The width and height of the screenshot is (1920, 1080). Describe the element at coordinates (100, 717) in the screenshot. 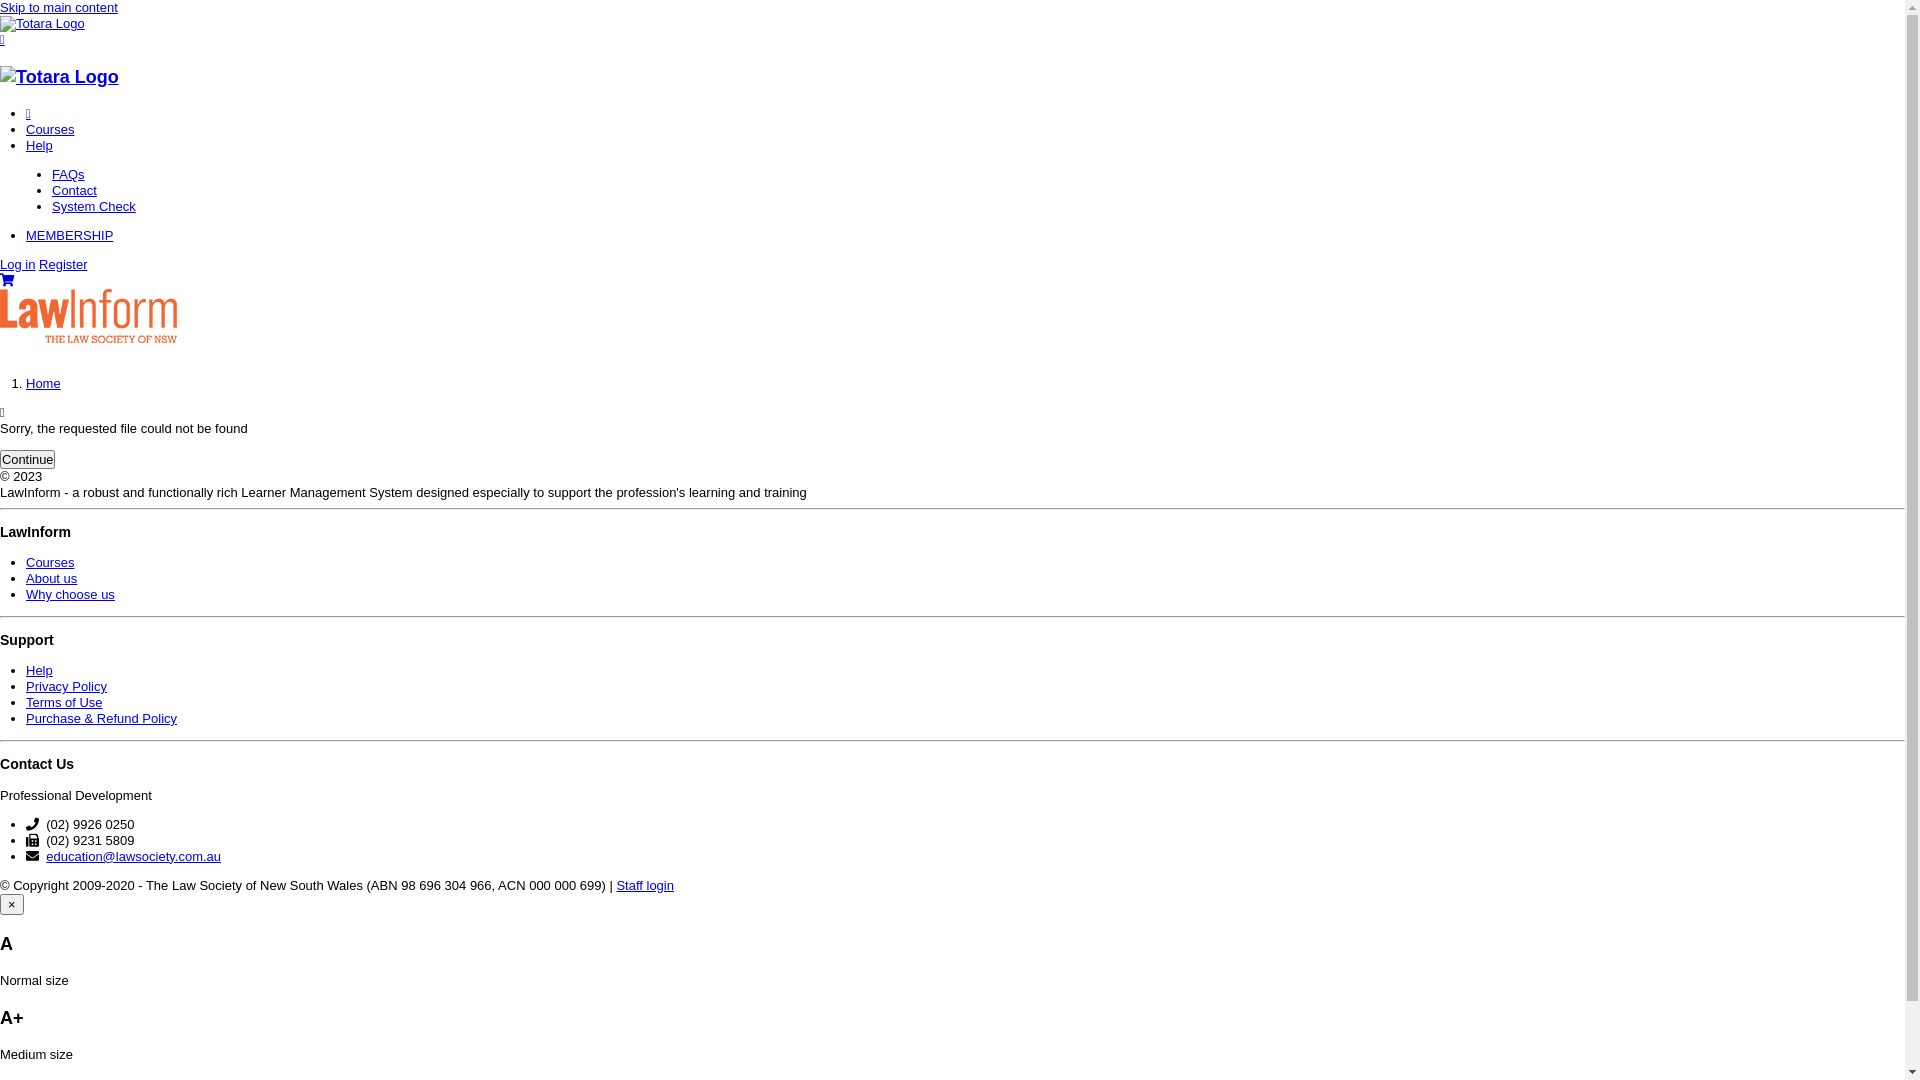

I see `'Purchase & Refund Policy'` at that location.